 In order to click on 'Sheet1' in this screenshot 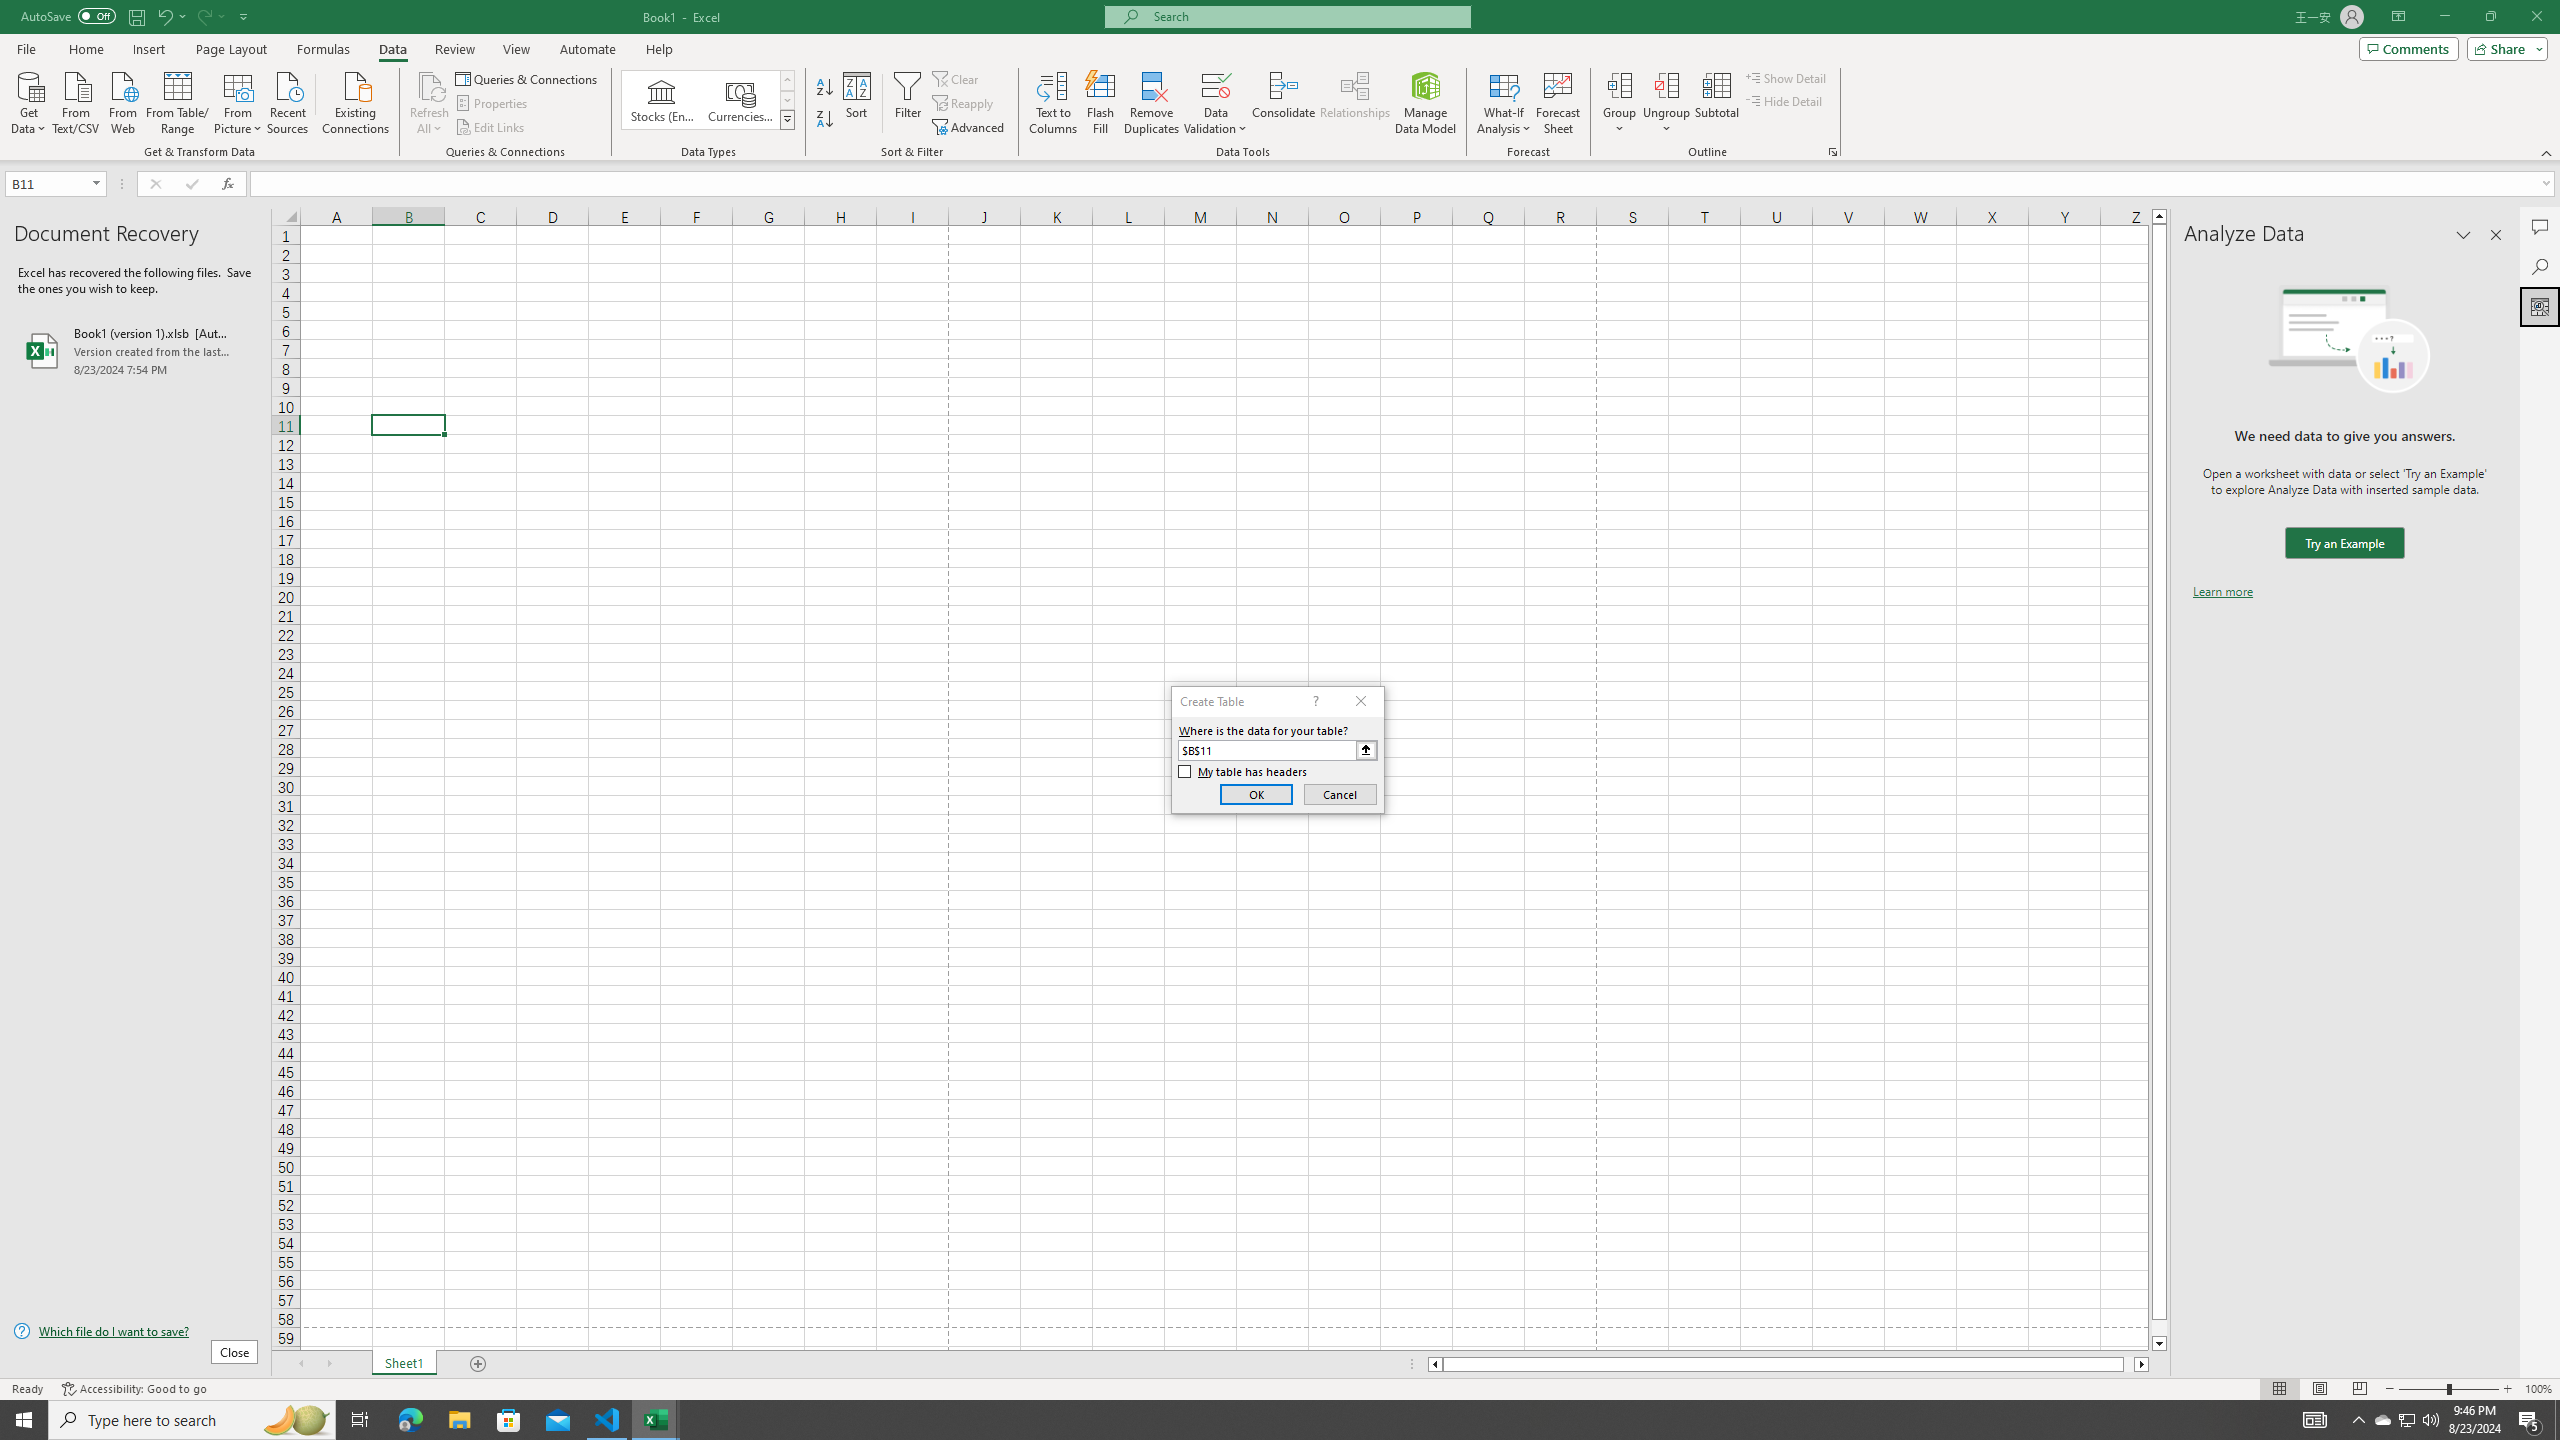, I will do `click(403, 1363)`.